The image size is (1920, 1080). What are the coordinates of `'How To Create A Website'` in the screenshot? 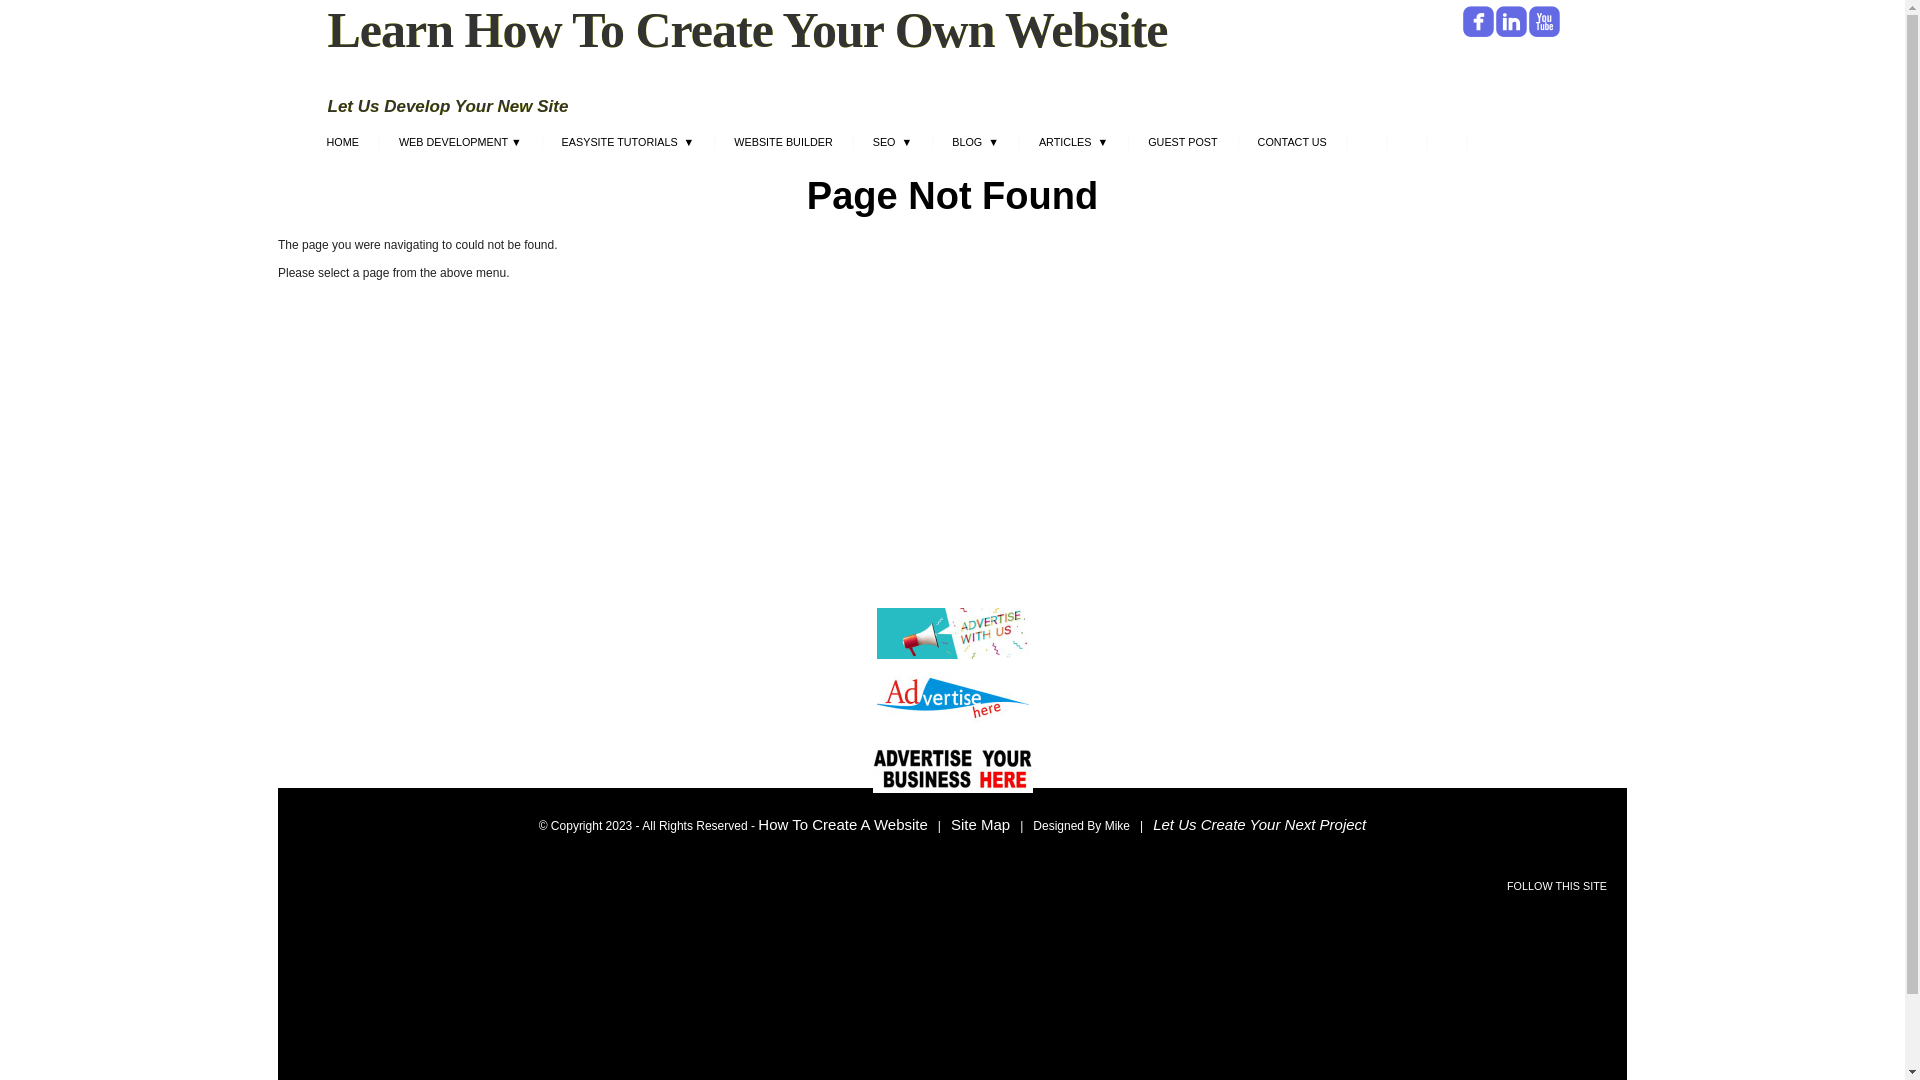 It's located at (843, 824).